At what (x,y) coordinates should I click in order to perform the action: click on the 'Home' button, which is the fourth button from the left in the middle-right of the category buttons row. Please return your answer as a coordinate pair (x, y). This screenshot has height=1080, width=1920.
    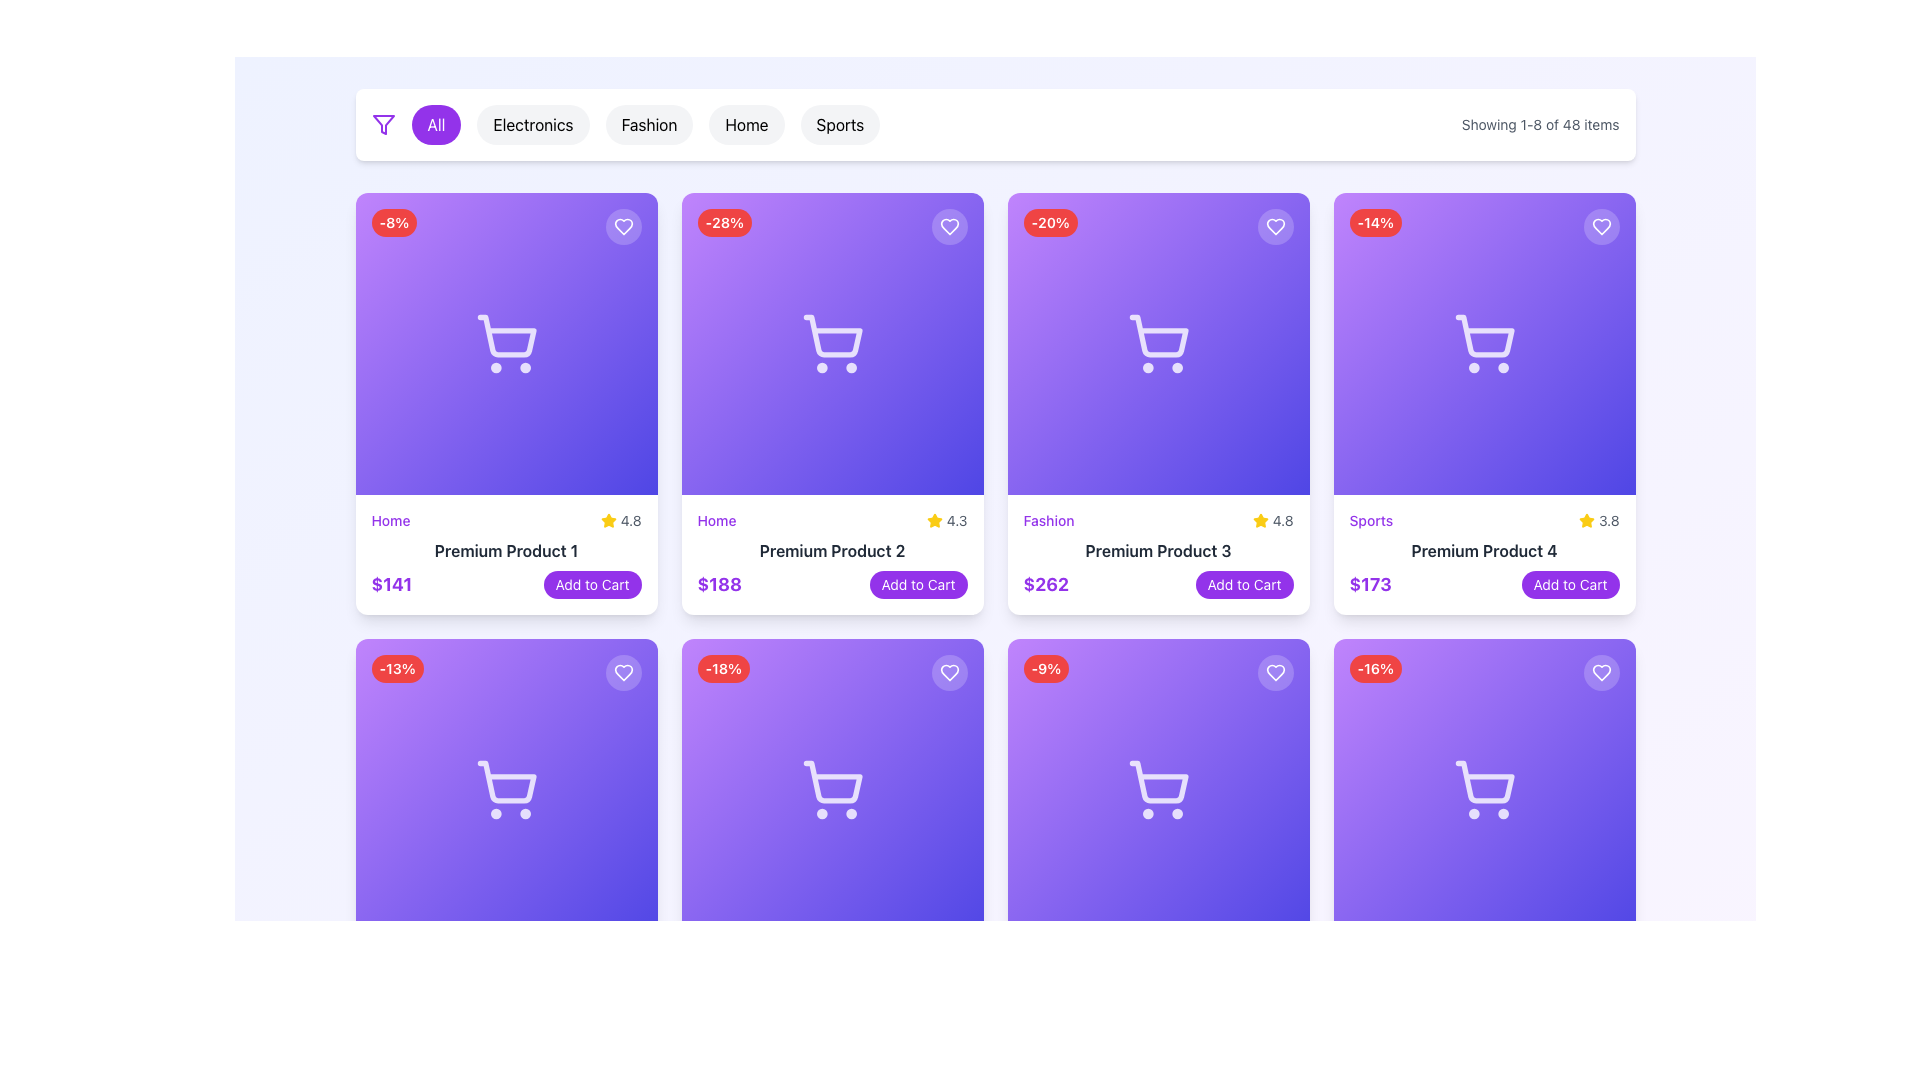
    Looking at the image, I should click on (745, 124).